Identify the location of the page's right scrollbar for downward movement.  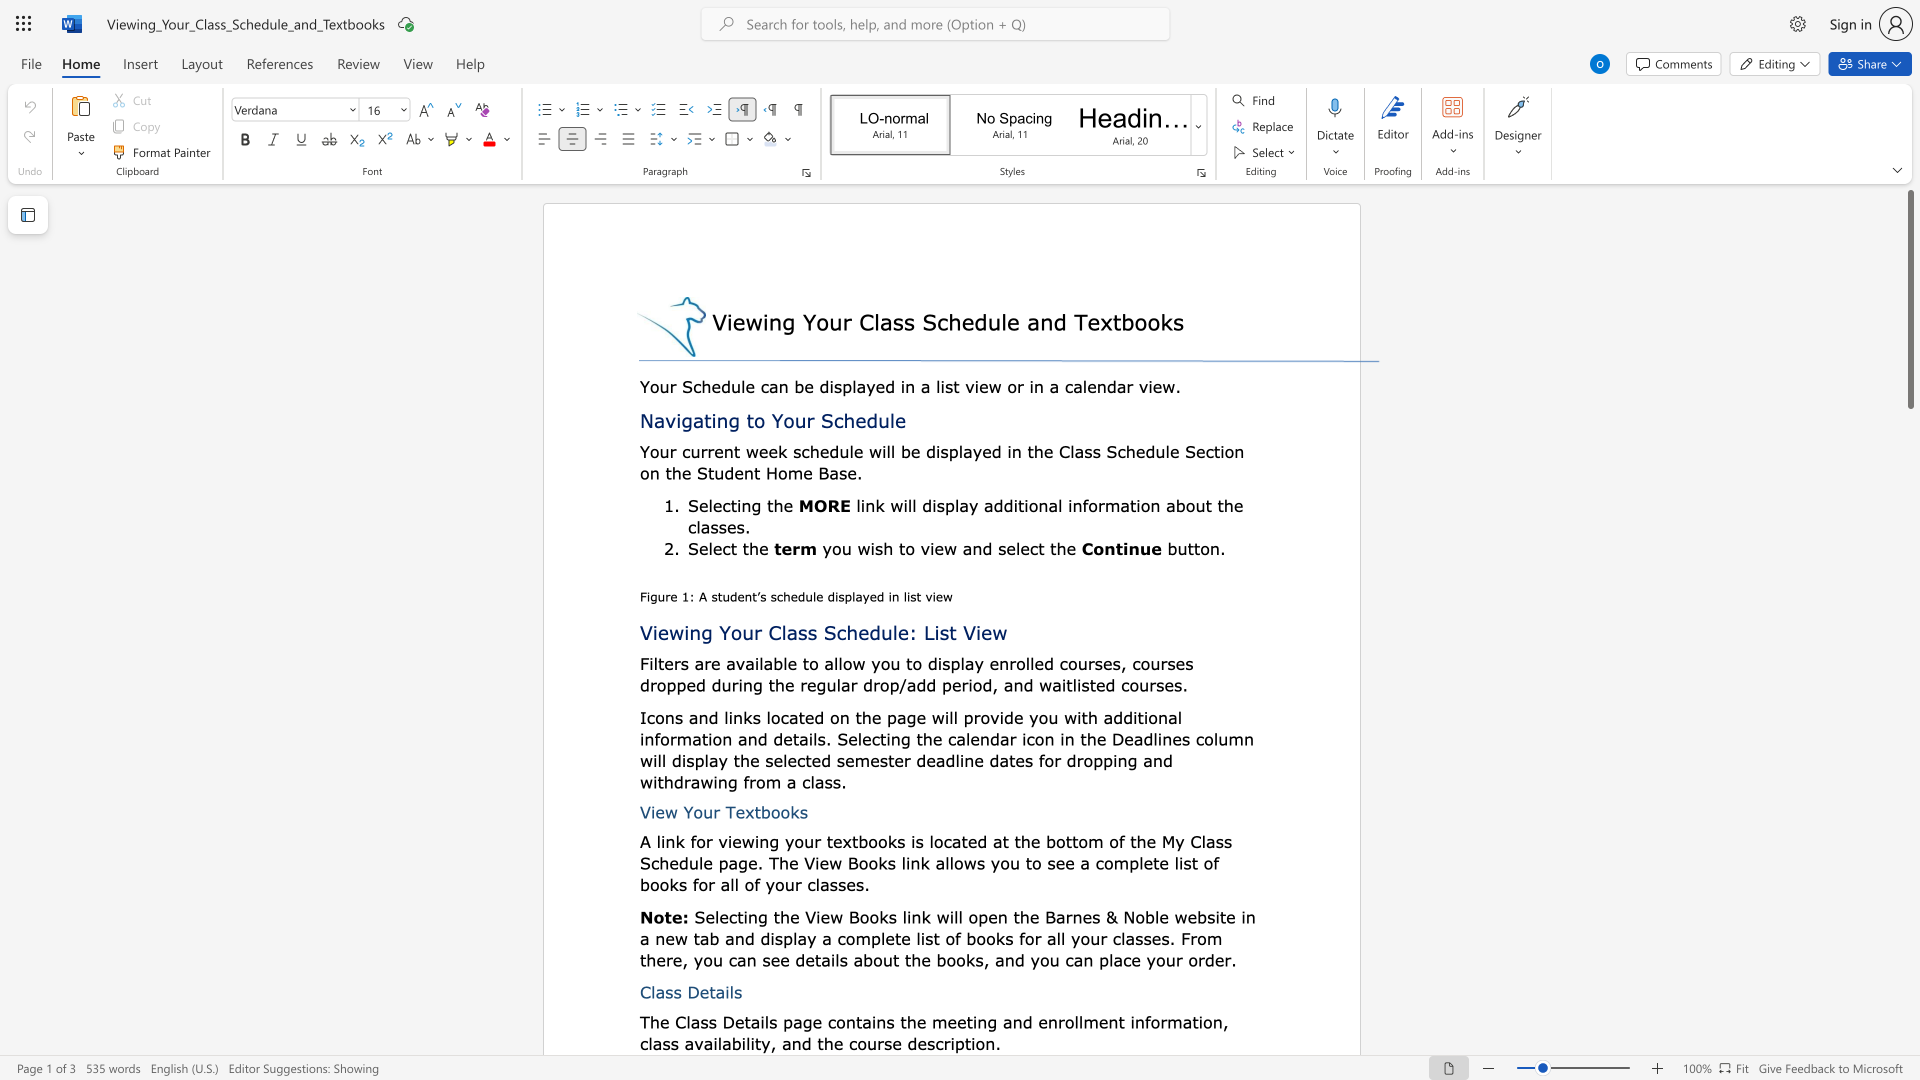
(1909, 479).